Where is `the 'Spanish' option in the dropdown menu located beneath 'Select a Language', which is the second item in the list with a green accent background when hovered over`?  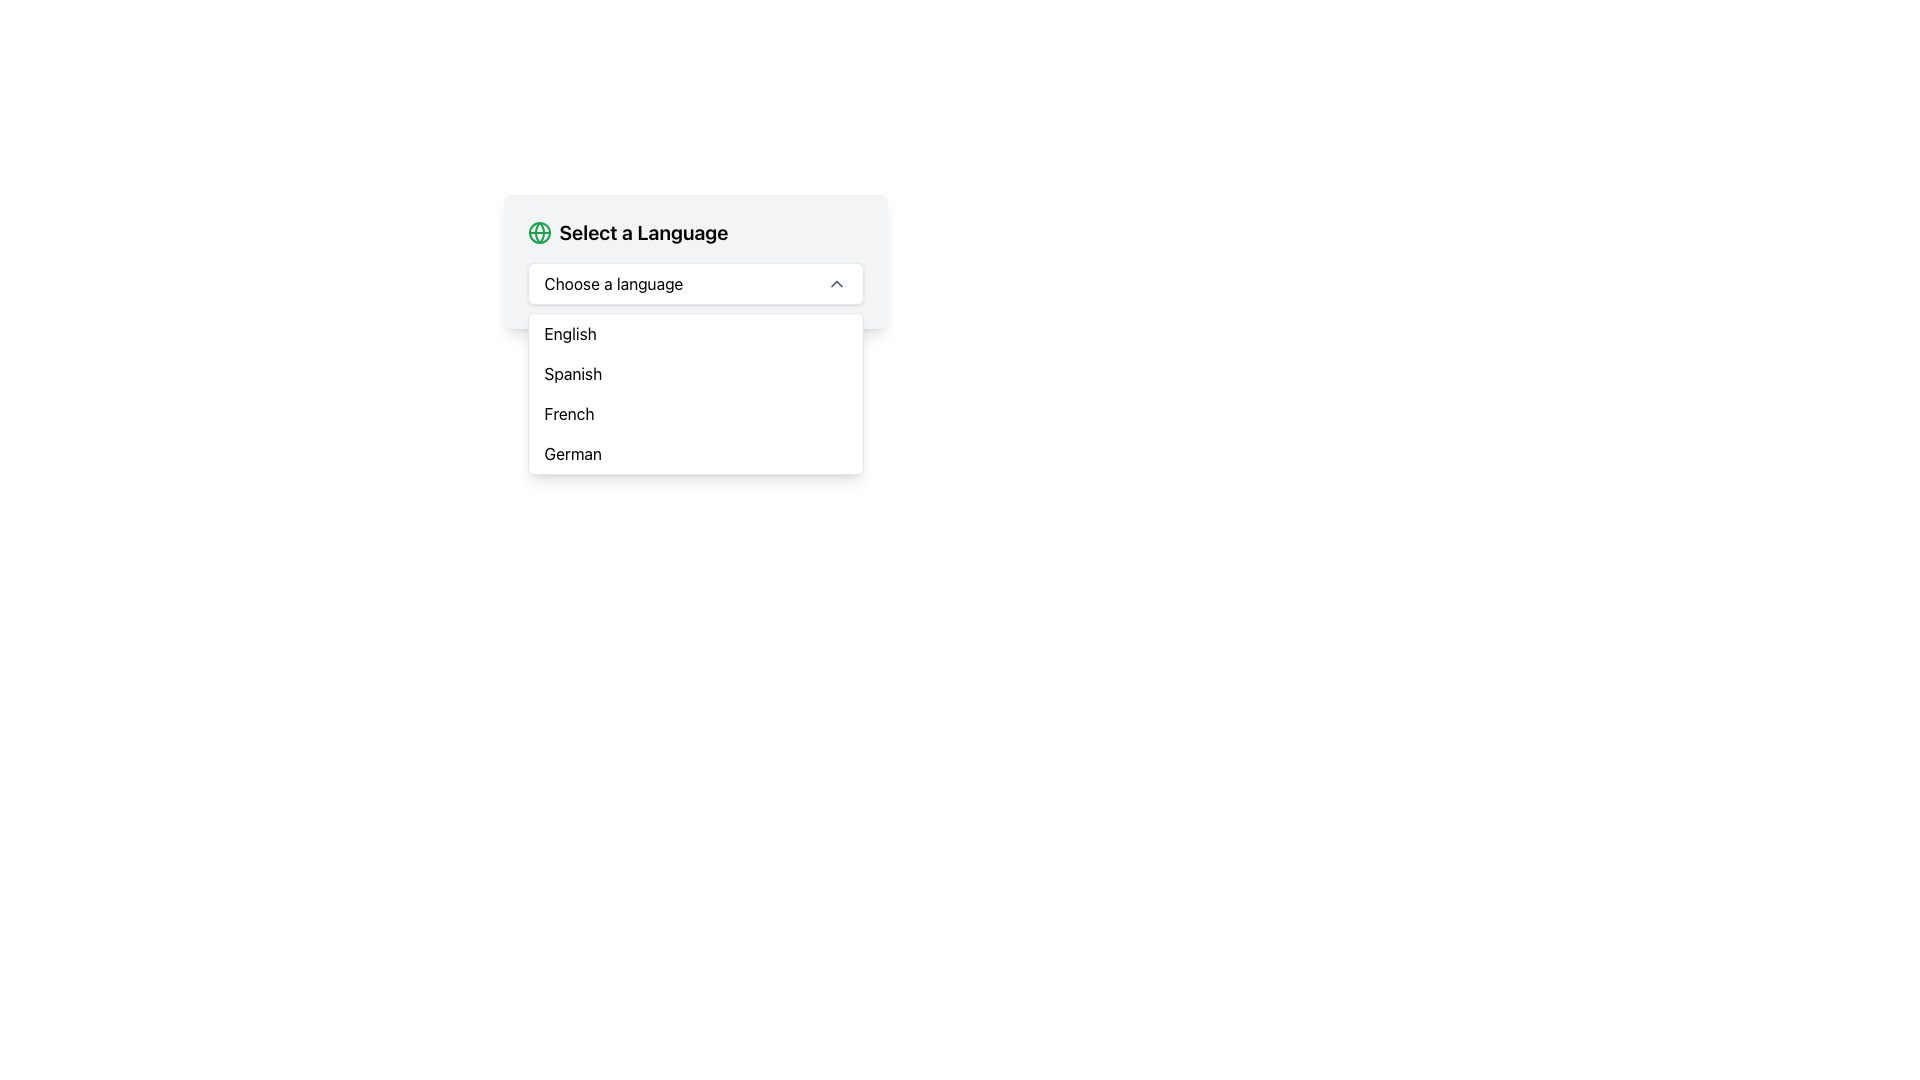
the 'Spanish' option in the dropdown menu located beneath 'Select a Language', which is the second item in the list with a green accent background when hovered over is located at coordinates (695, 374).